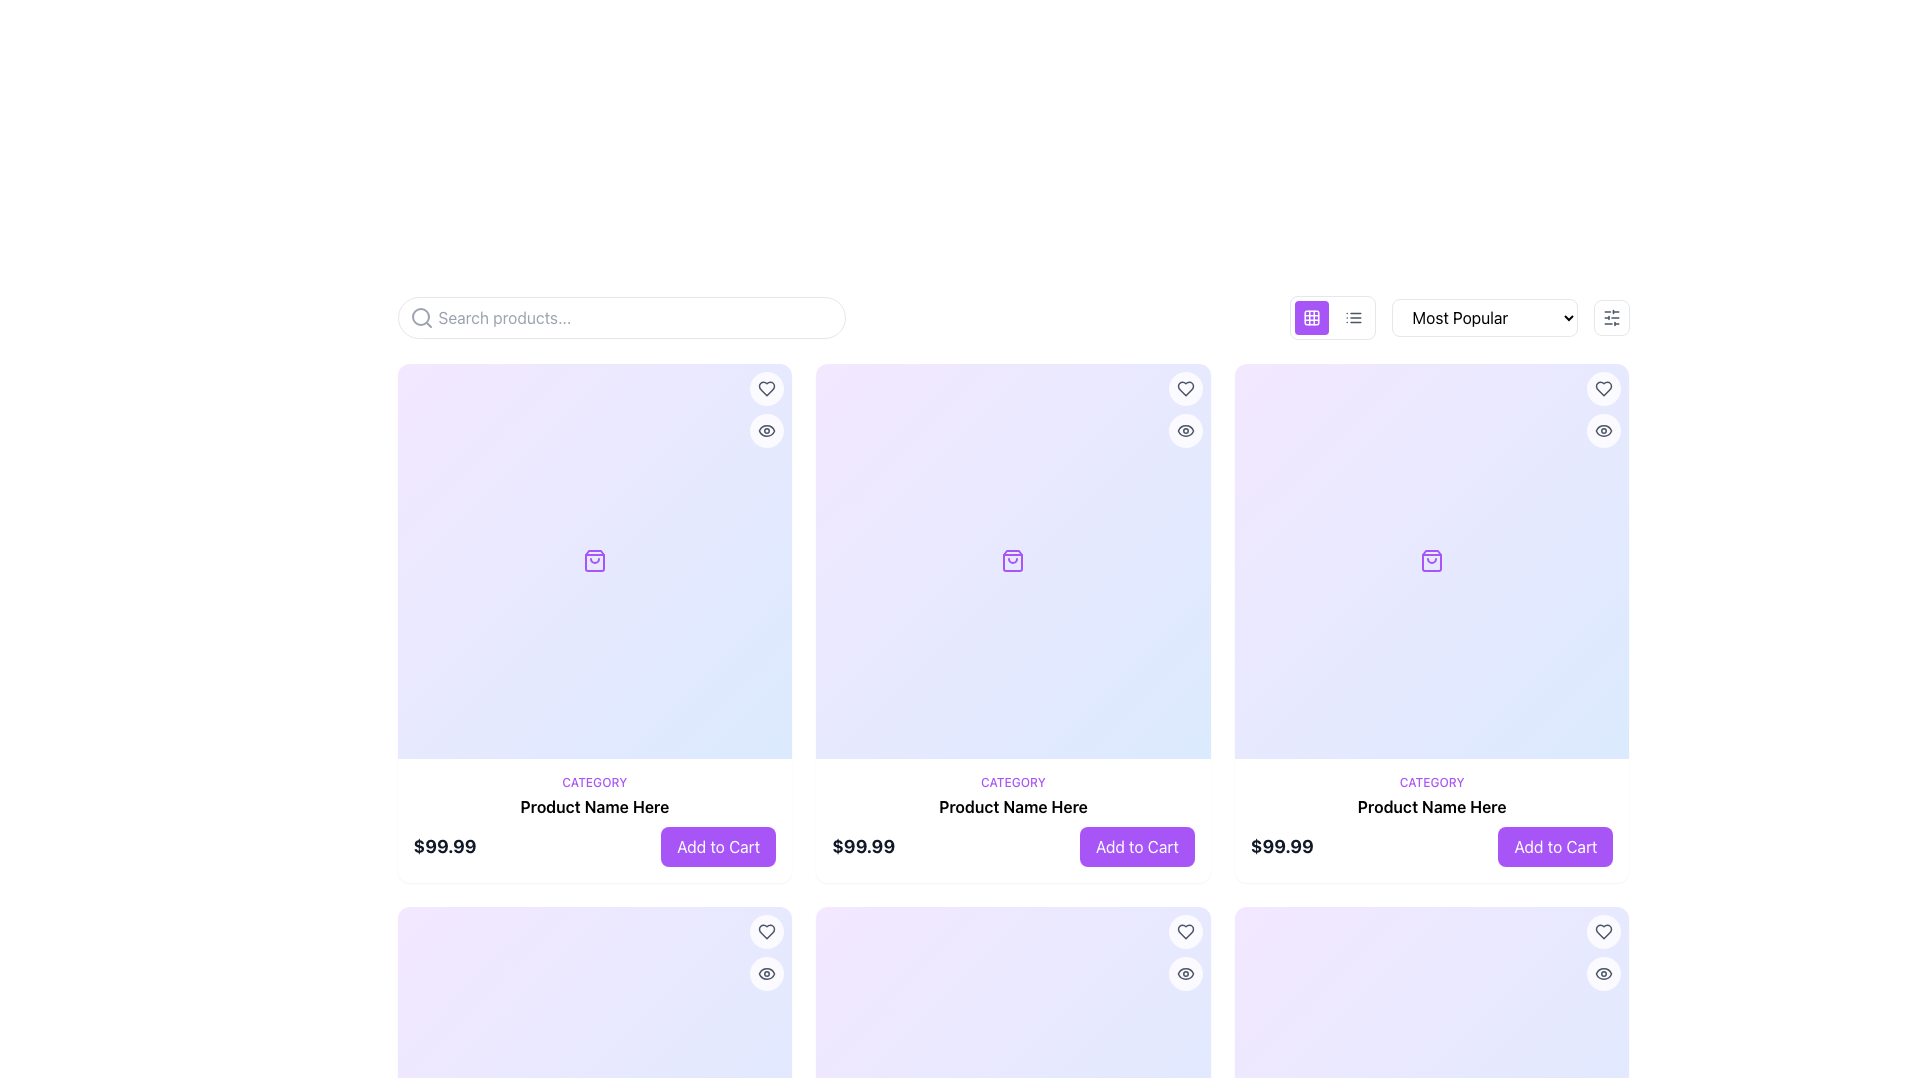 The width and height of the screenshot is (1920, 1080). Describe the element at coordinates (1604, 389) in the screenshot. I see `the icon button located in the top-right corner of the rightmost product card in the top row of the grid layout` at that location.